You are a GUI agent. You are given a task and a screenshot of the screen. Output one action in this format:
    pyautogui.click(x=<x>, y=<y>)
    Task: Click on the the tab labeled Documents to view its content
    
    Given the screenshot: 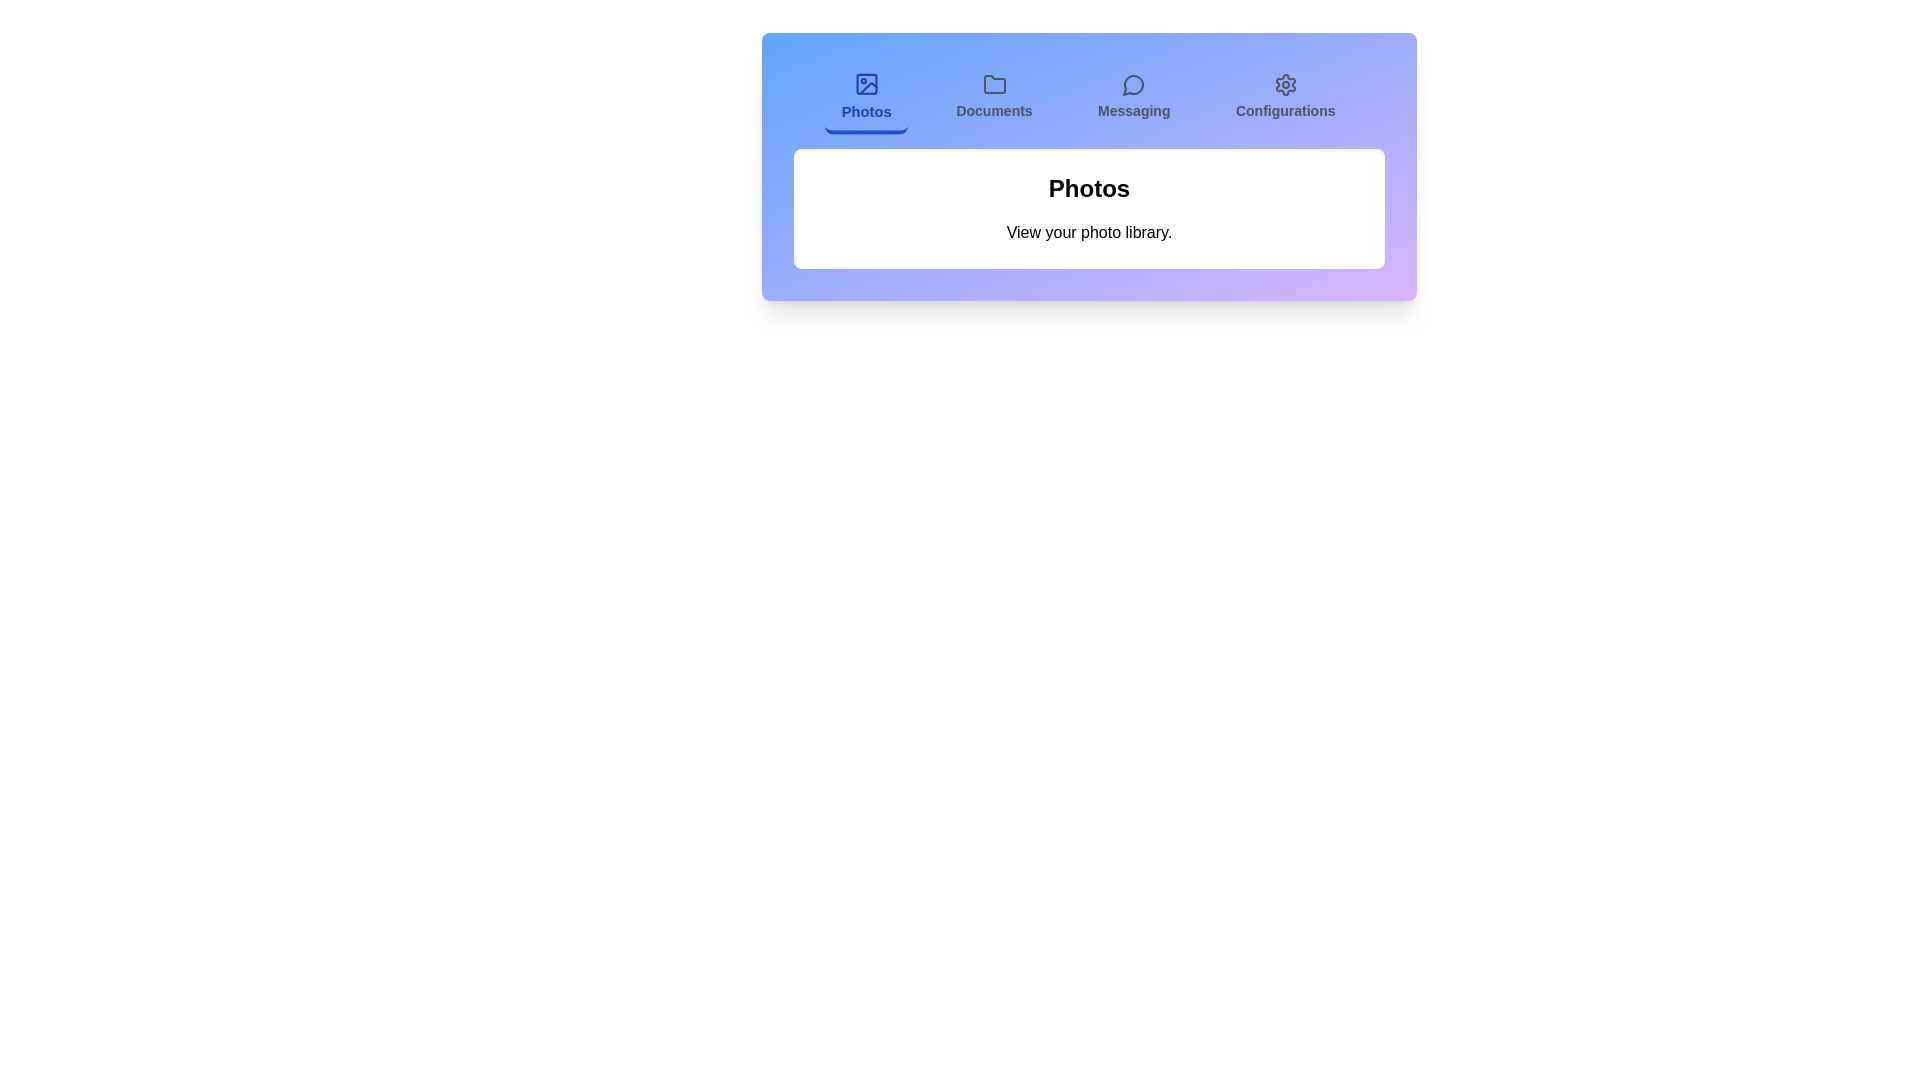 What is the action you would take?
    pyautogui.click(x=994, y=99)
    